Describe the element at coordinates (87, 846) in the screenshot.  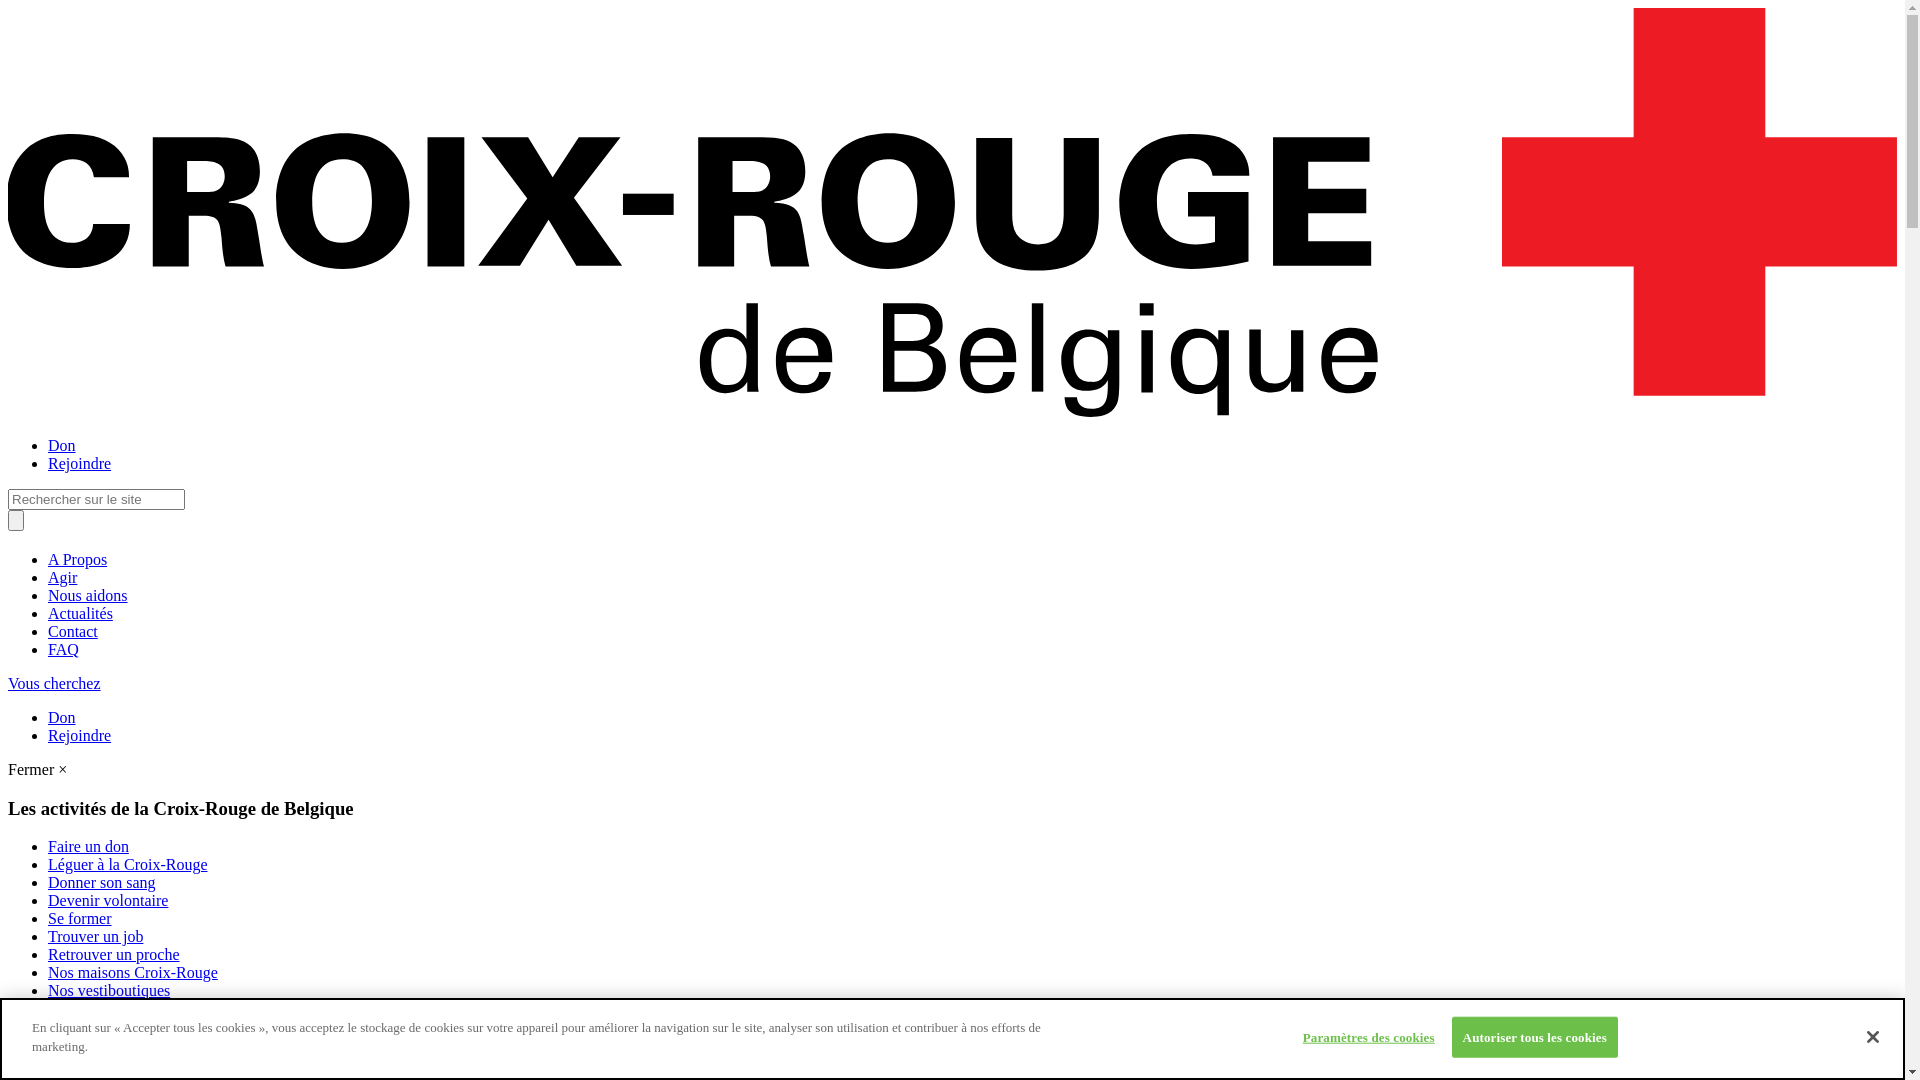
I see `'Faire un don'` at that location.